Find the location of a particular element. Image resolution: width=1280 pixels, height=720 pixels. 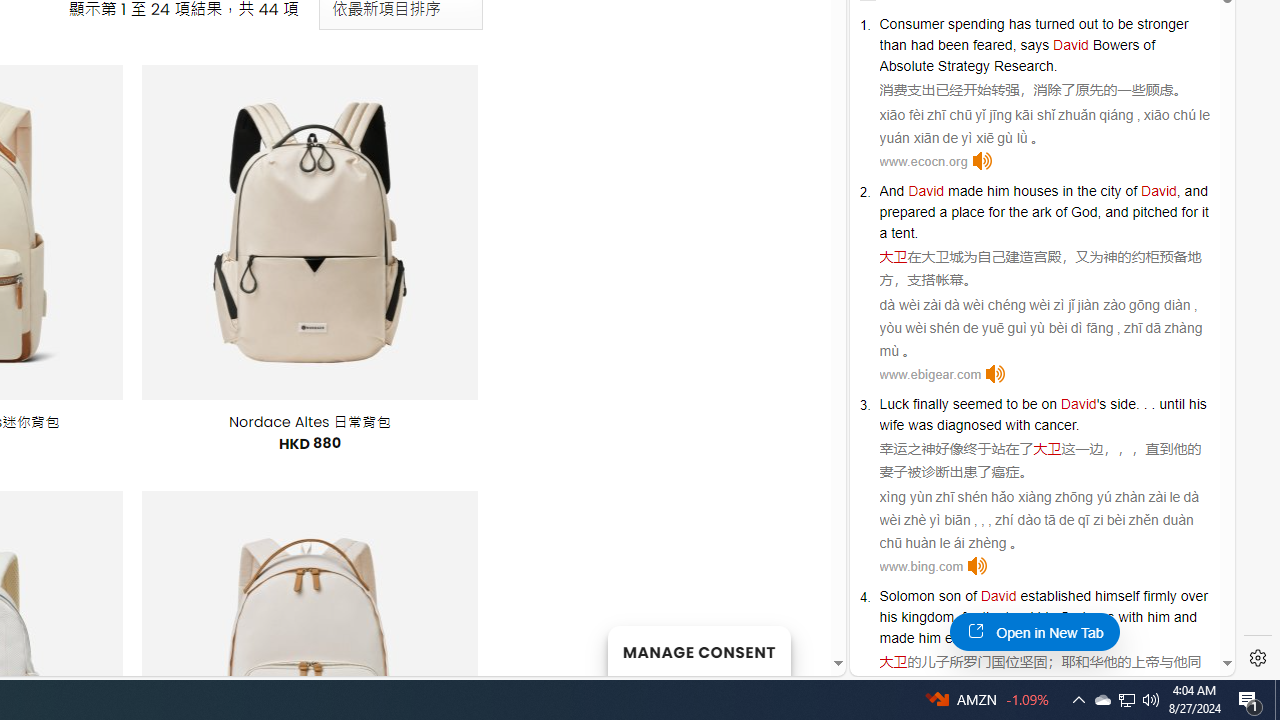

'And' is located at coordinates (891, 190).